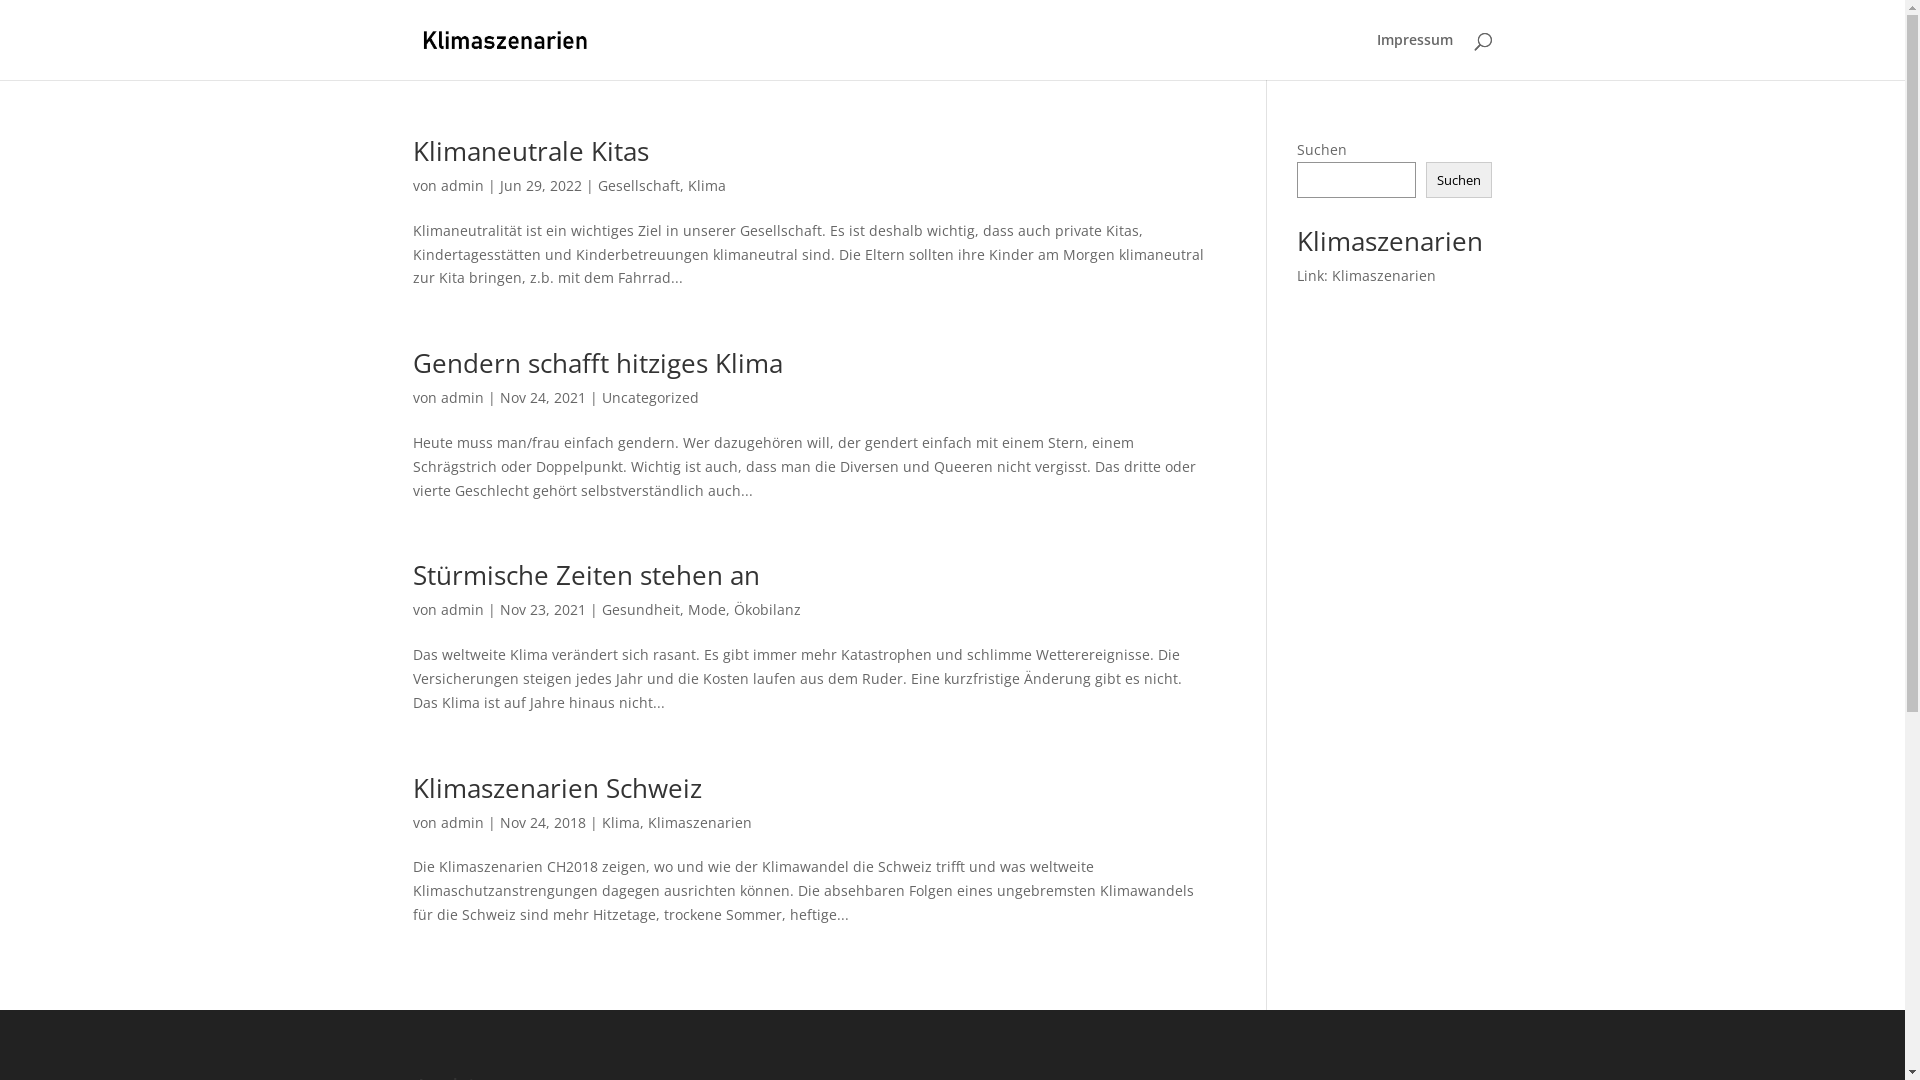  What do you see at coordinates (700, 822) in the screenshot?
I see `'Klimaszenarien'` at bounding box center [700, 822].